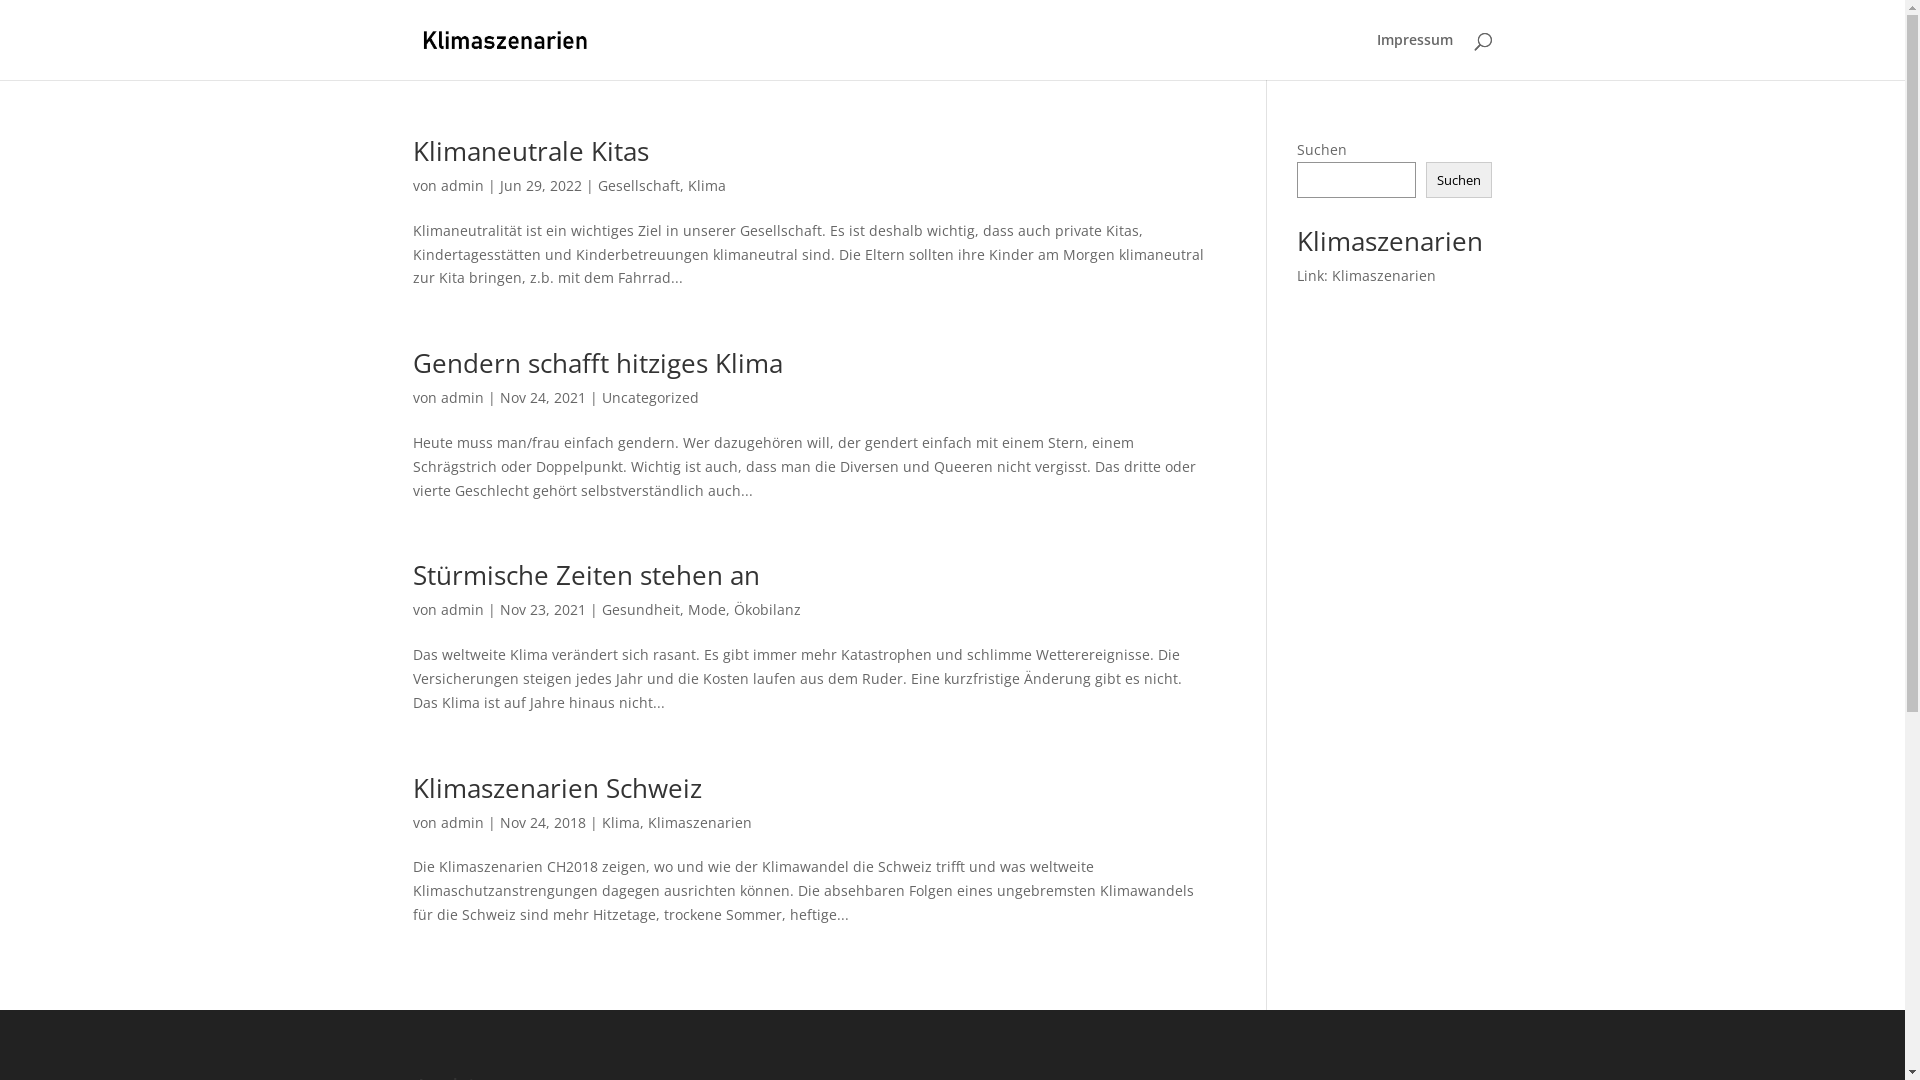  What do you see at coordinates (700, 822) in the screenshot?
I see `'Klimaszenarien'` at bounding box center [700, 822].